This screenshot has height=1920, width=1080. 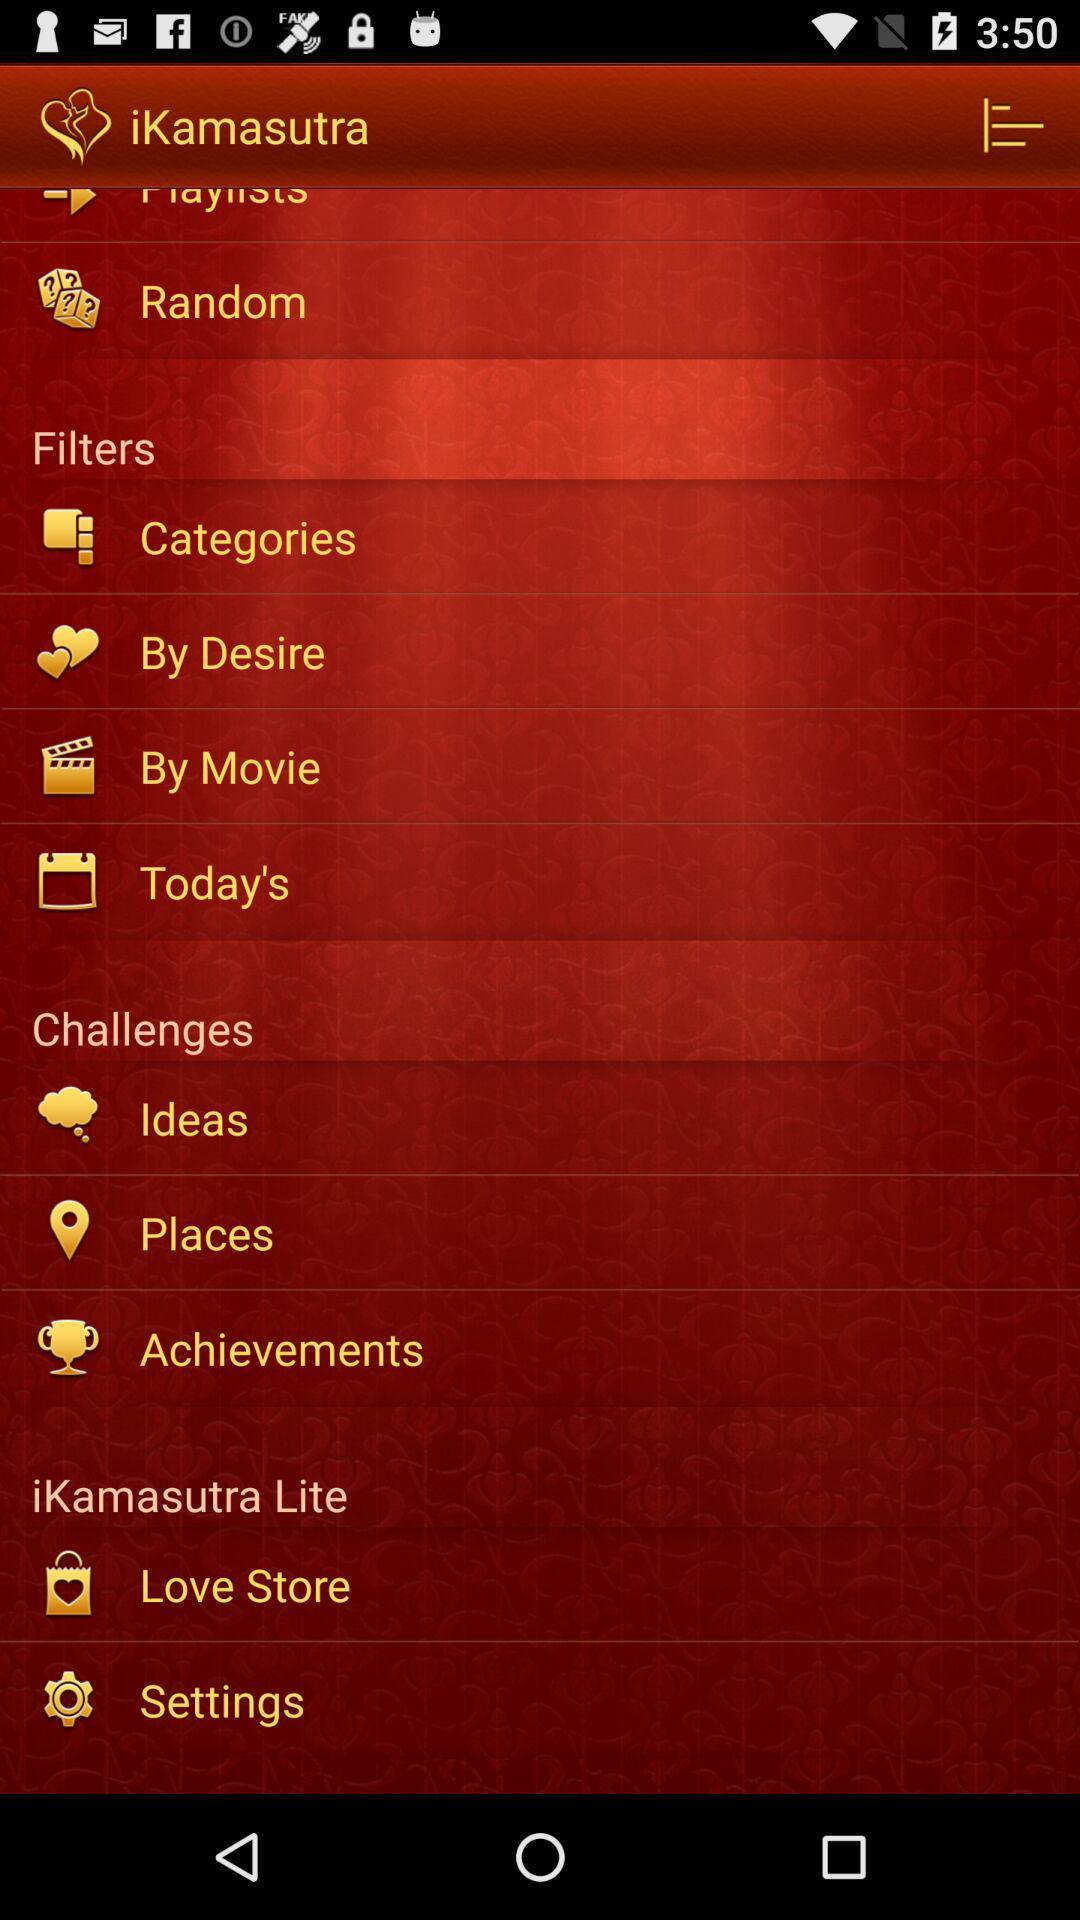 What do you see at coordinates (595, 1231) in the screenshot?
I see `app below ideas item` at bounding box center [595, 1231].